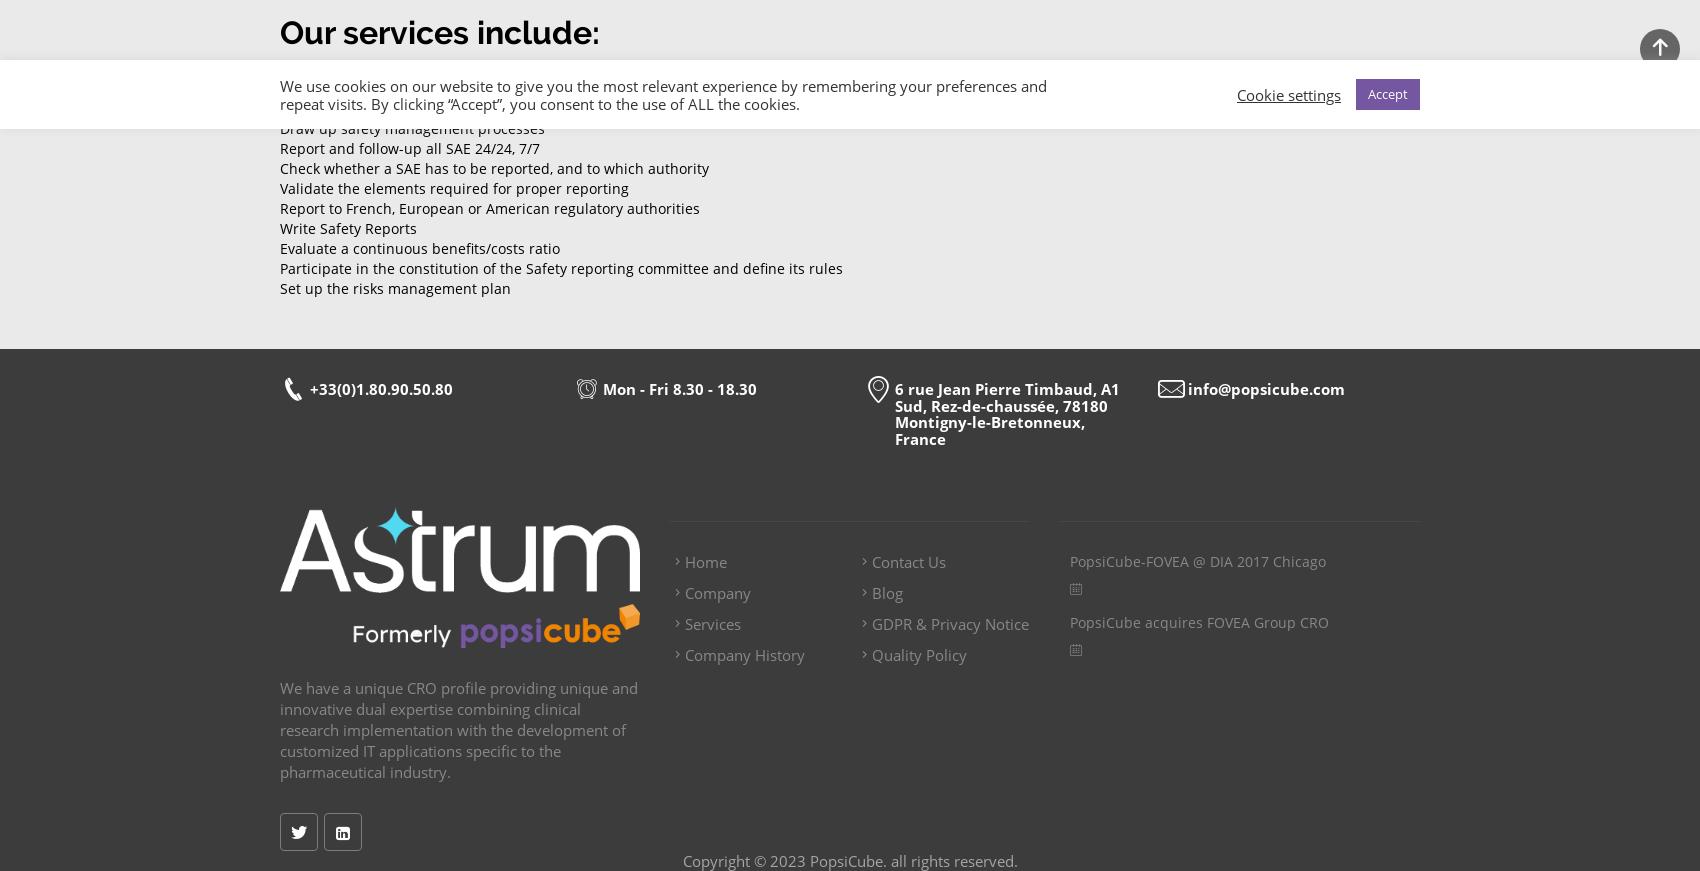 The height and width of the screenshot is (871, 1700). What do you see at coordinates (1235, 92) in the screenshot?
I see `'Cookie settings'` at bounding box center [1235, 92].